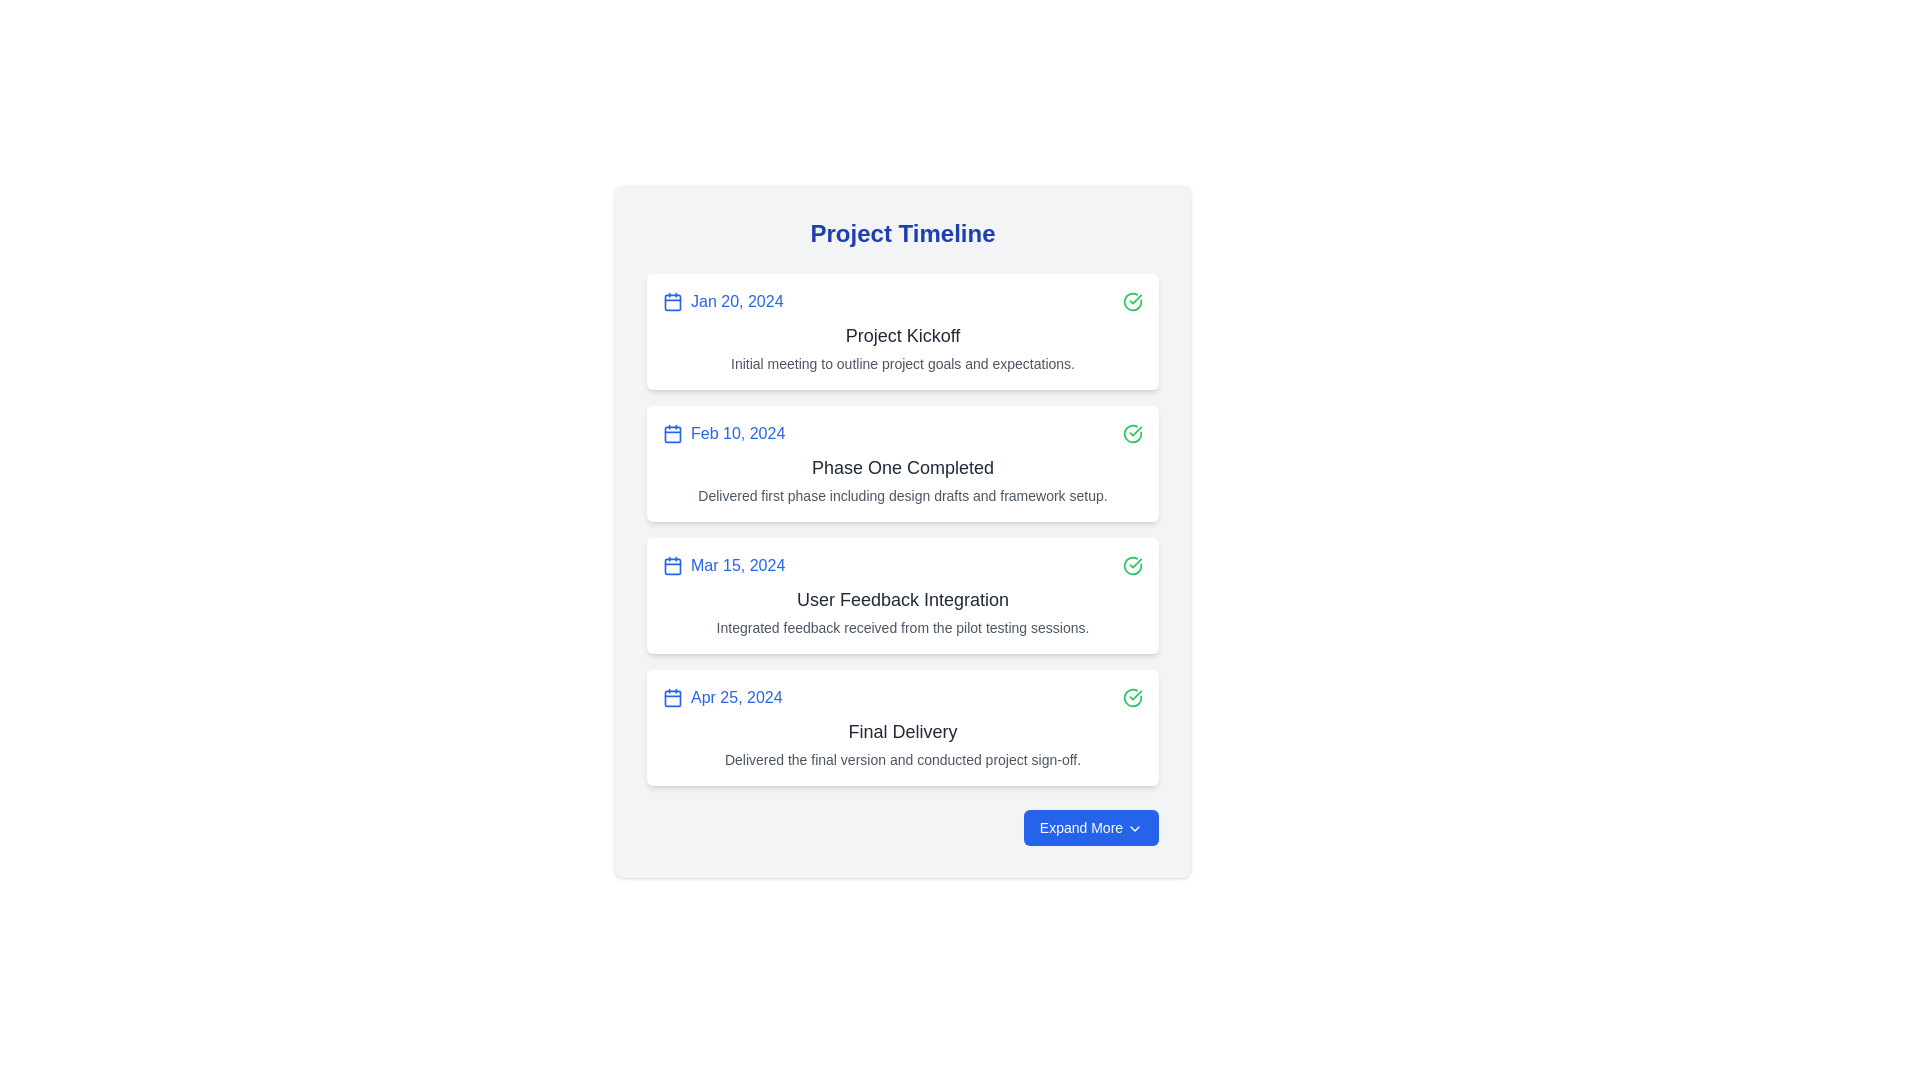 The width and height of the screenshot is (1920, 1080). Describe the element at coordinates (901, 759) in the screenshot. I see `the text label that reads 'Delivered the final version and conducted project sign-off.' located below the heading 'Final Delivery' within the project milestone section` at that location.